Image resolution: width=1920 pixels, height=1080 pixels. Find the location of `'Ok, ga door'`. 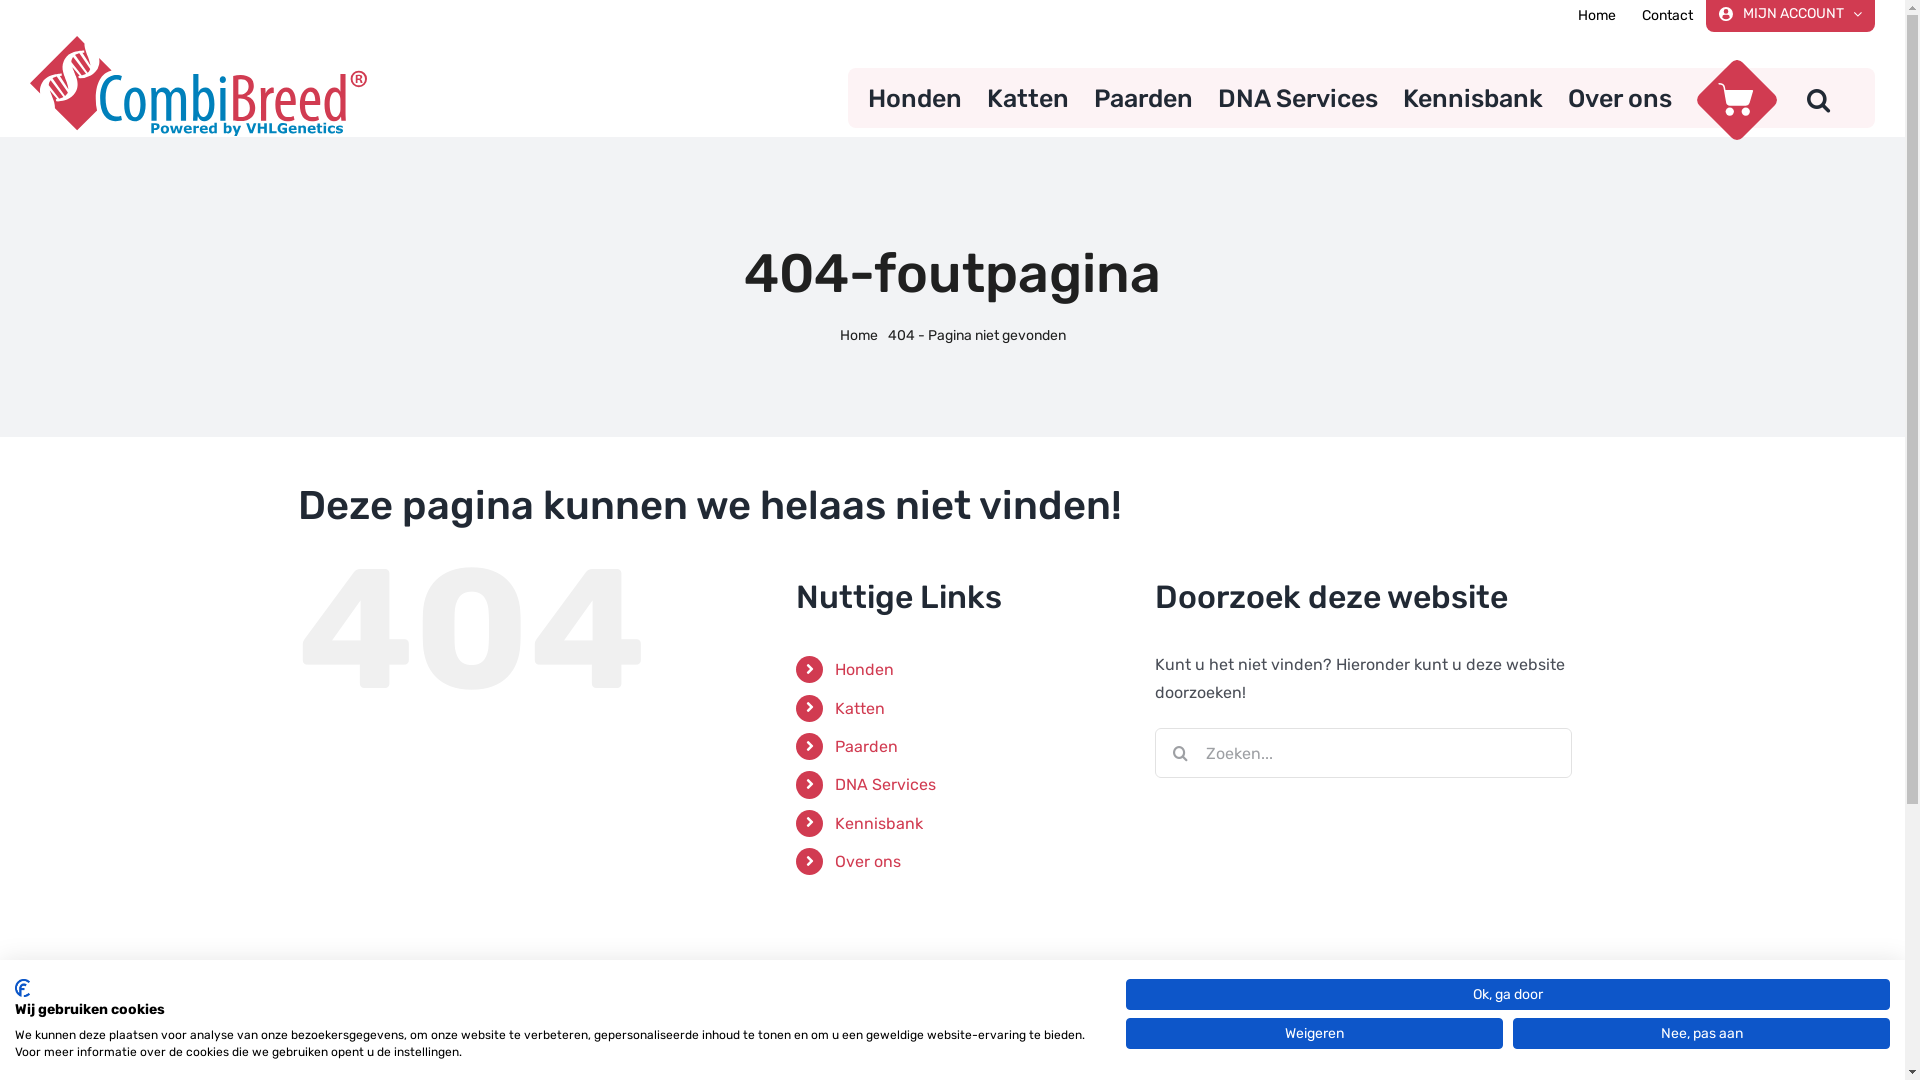

'Ok, ga door' is located at coordinates (1507, 994).